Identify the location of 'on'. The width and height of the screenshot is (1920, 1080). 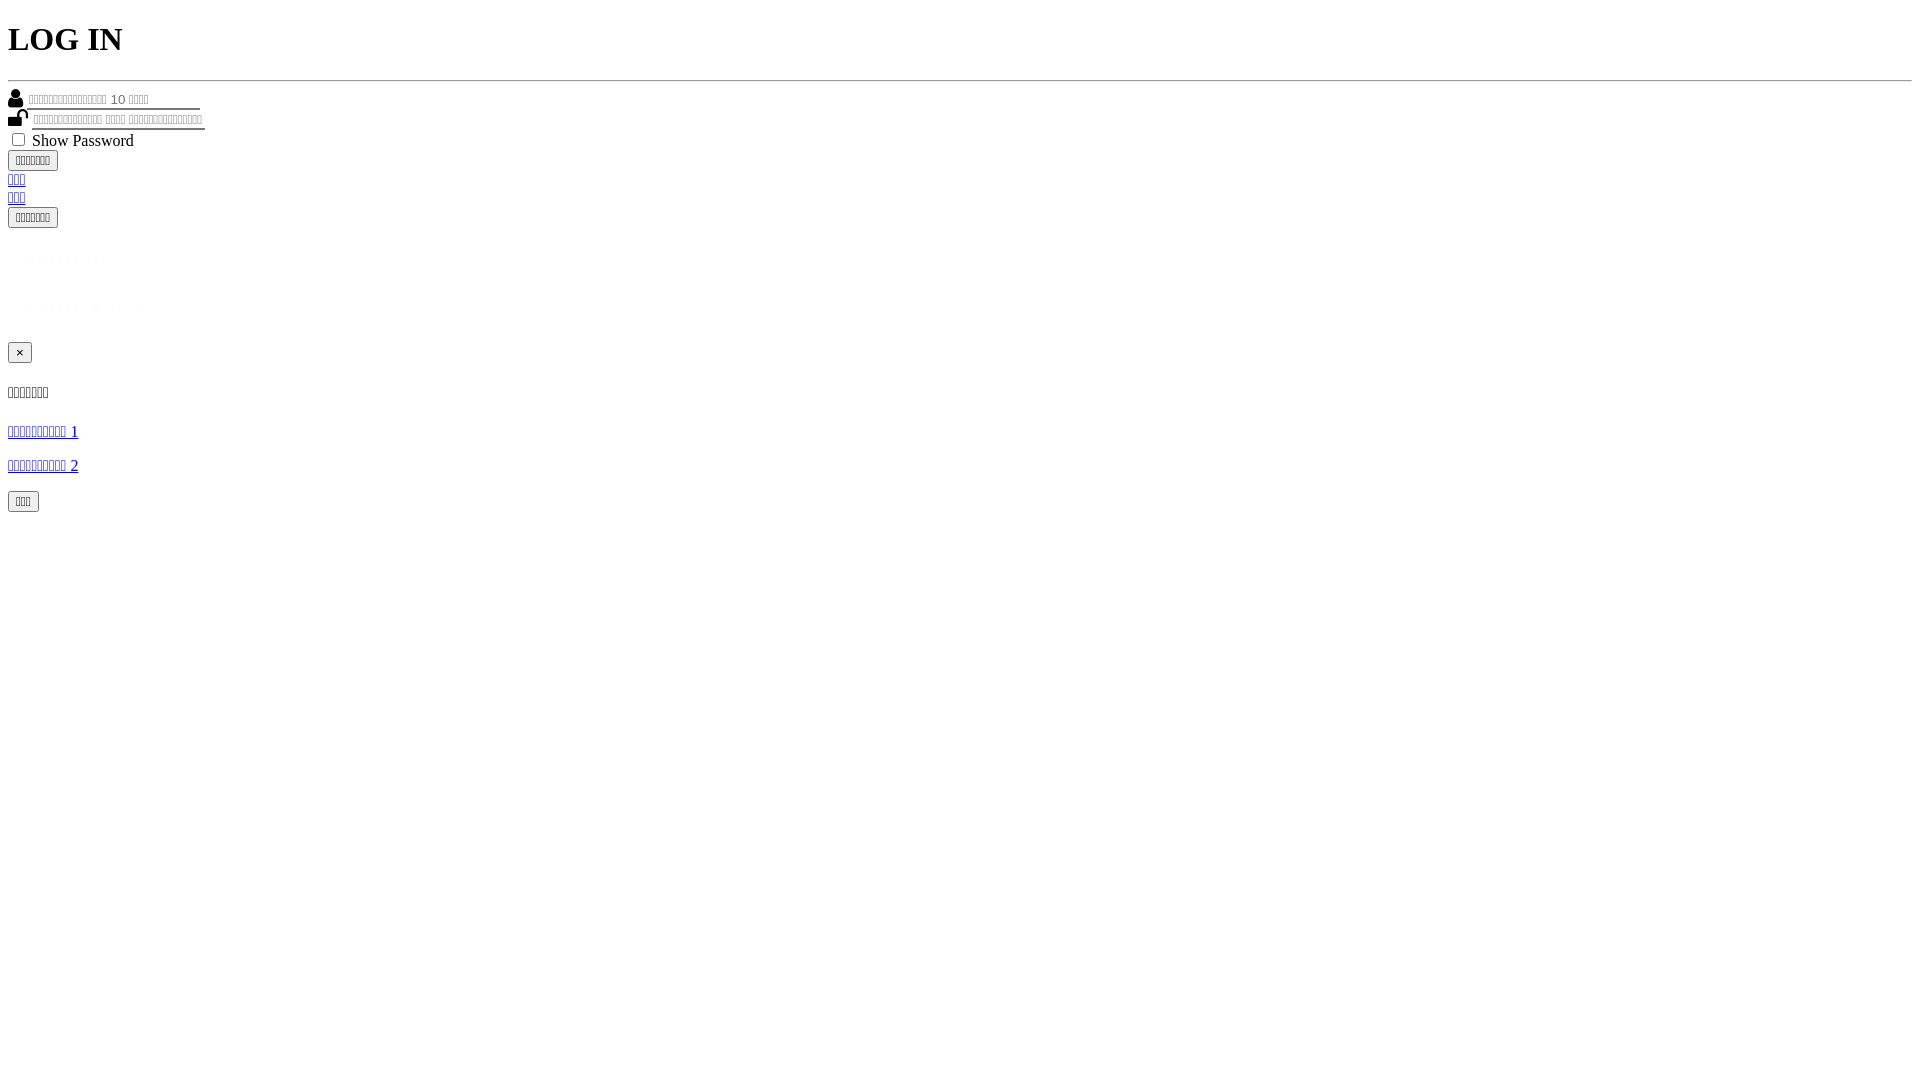
(12, 138).